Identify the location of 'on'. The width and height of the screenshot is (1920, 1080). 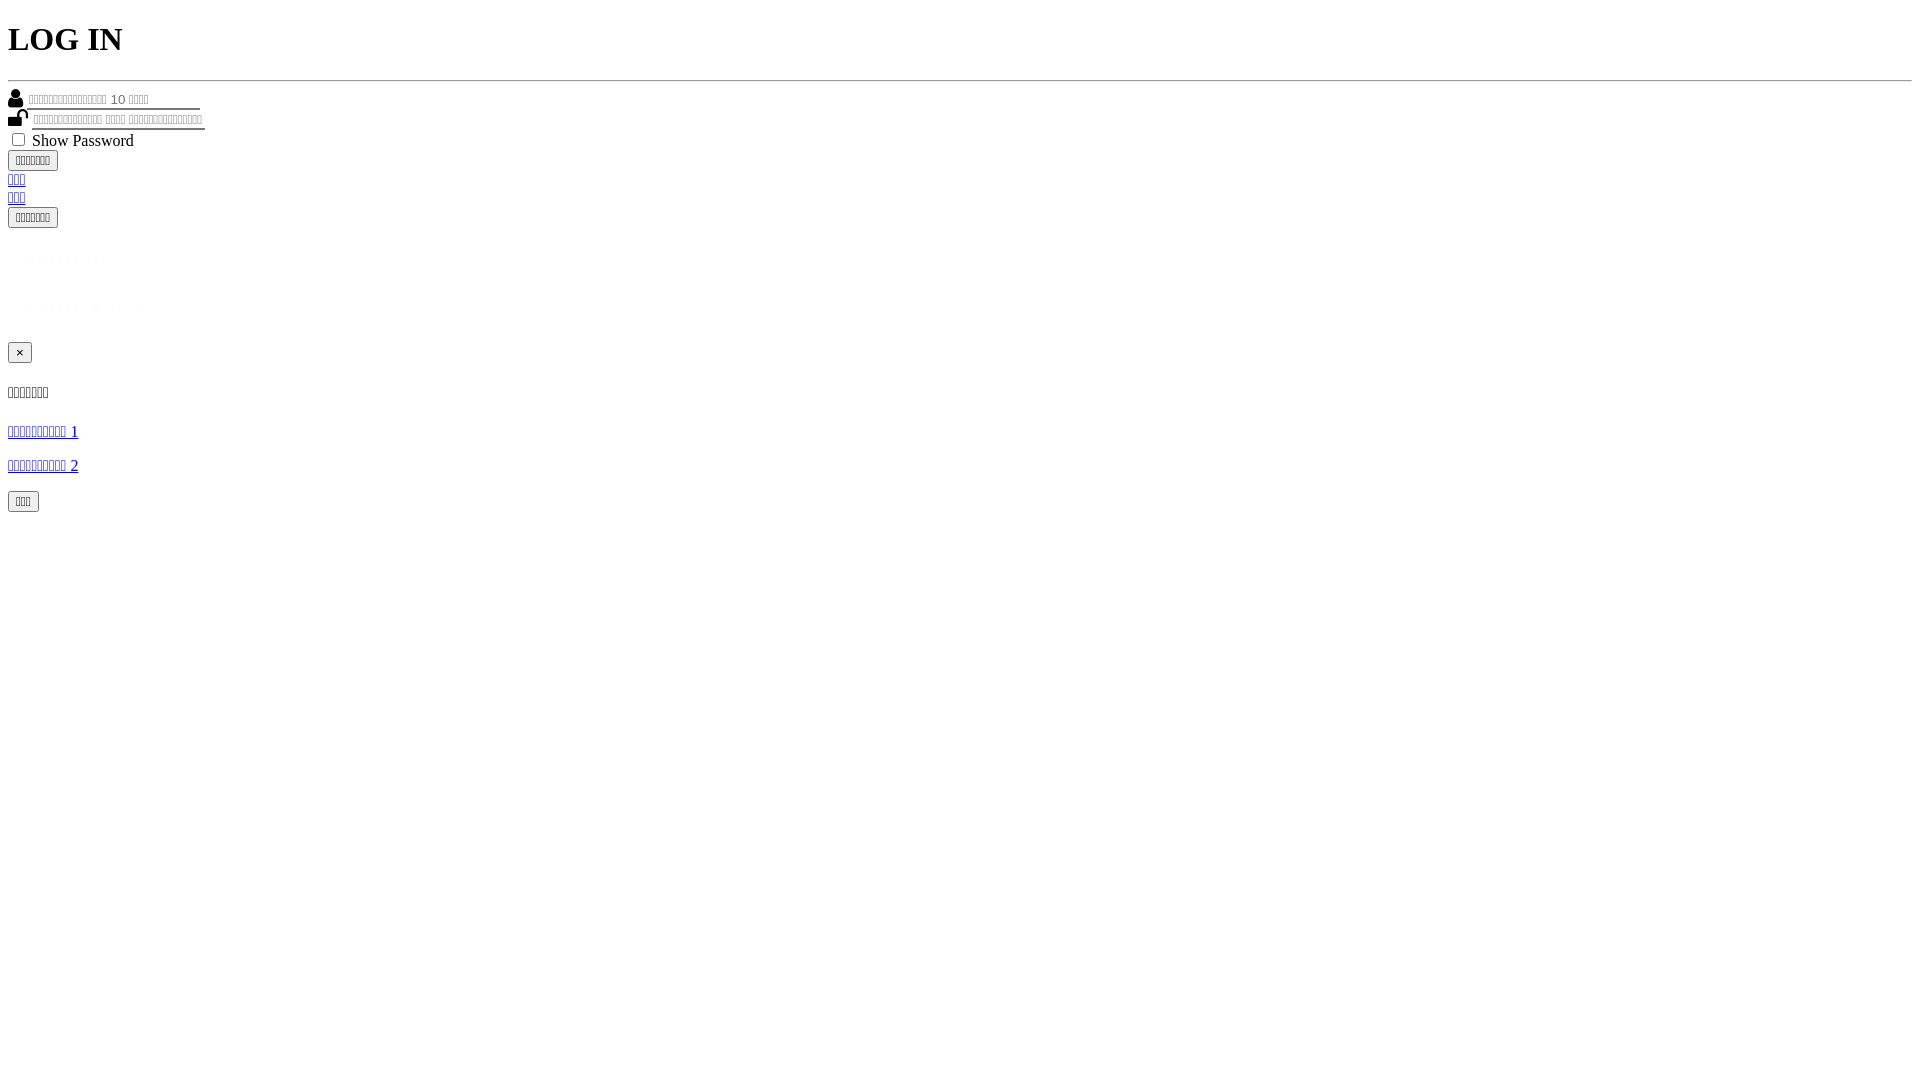
(12, 138).